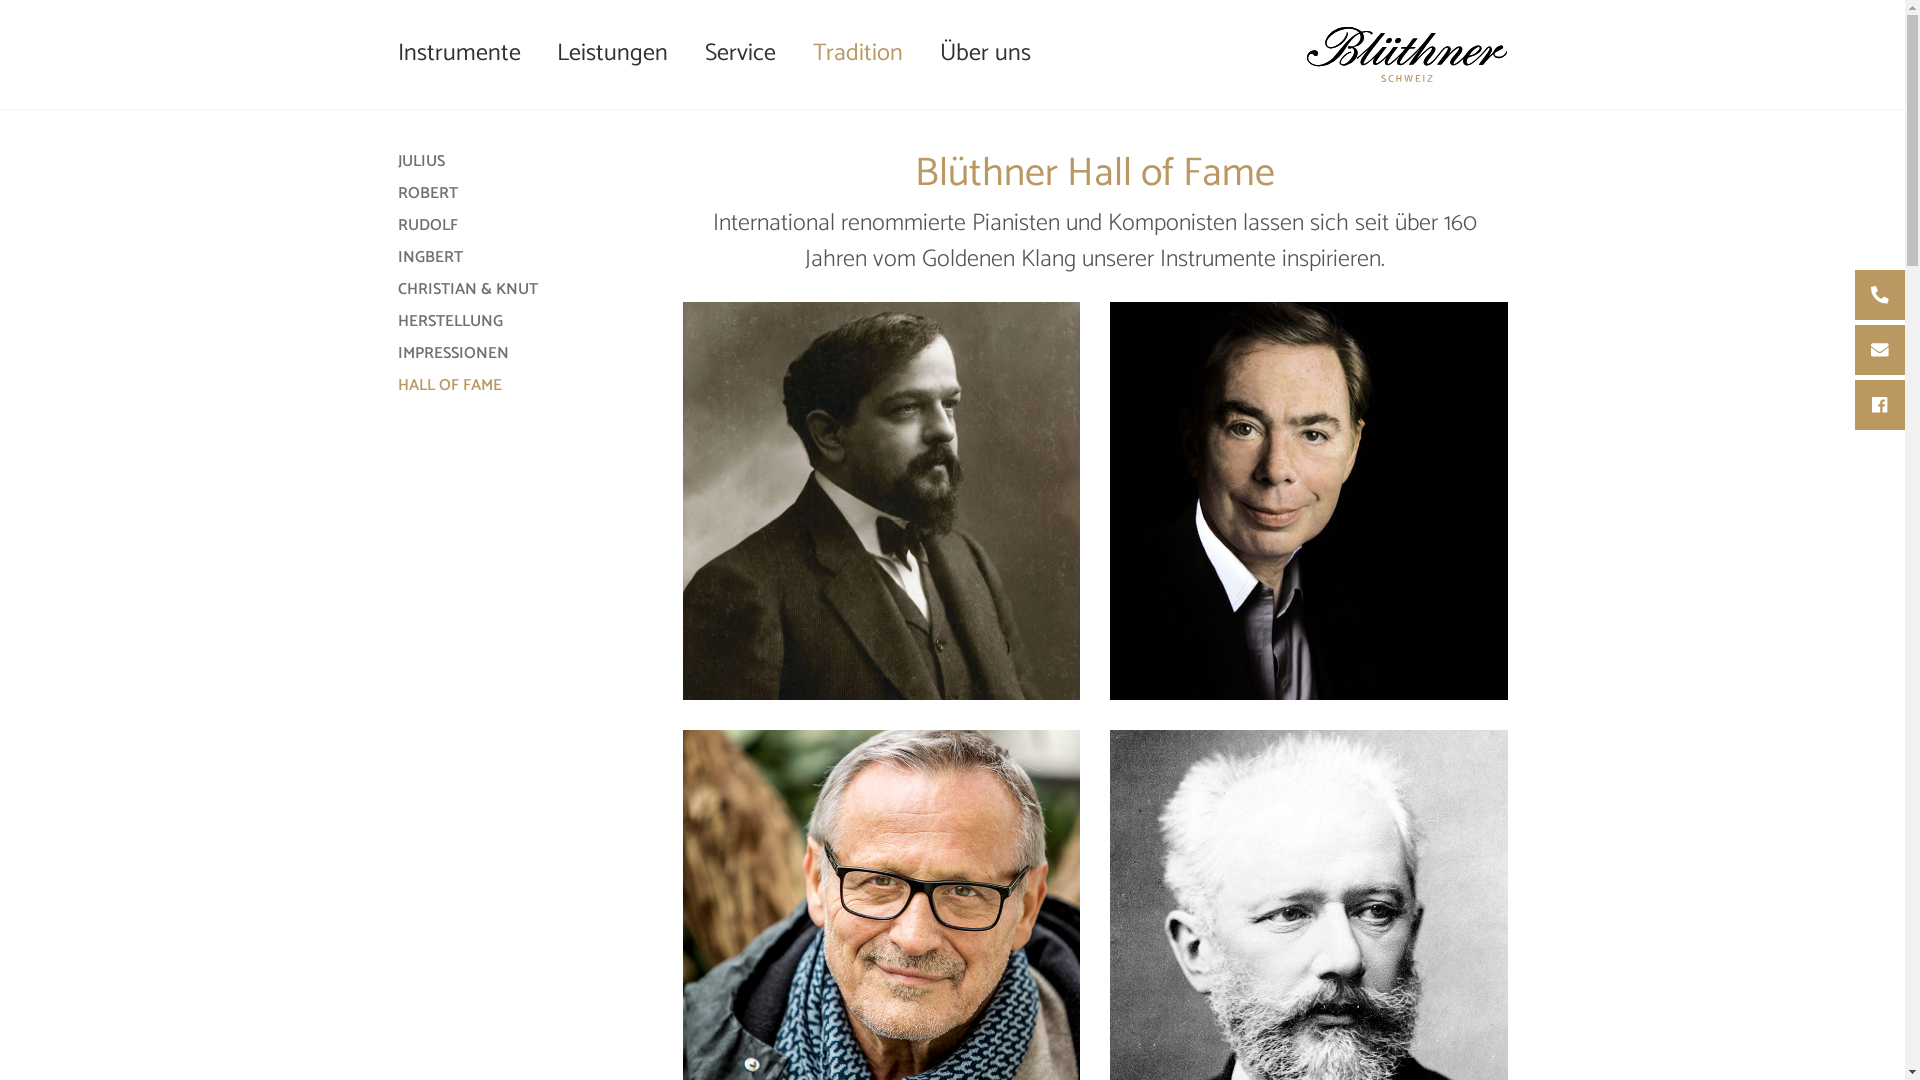 This screenshot has height=1080, width=1920. I want to click on 'ROBERT', so click(398, 193).